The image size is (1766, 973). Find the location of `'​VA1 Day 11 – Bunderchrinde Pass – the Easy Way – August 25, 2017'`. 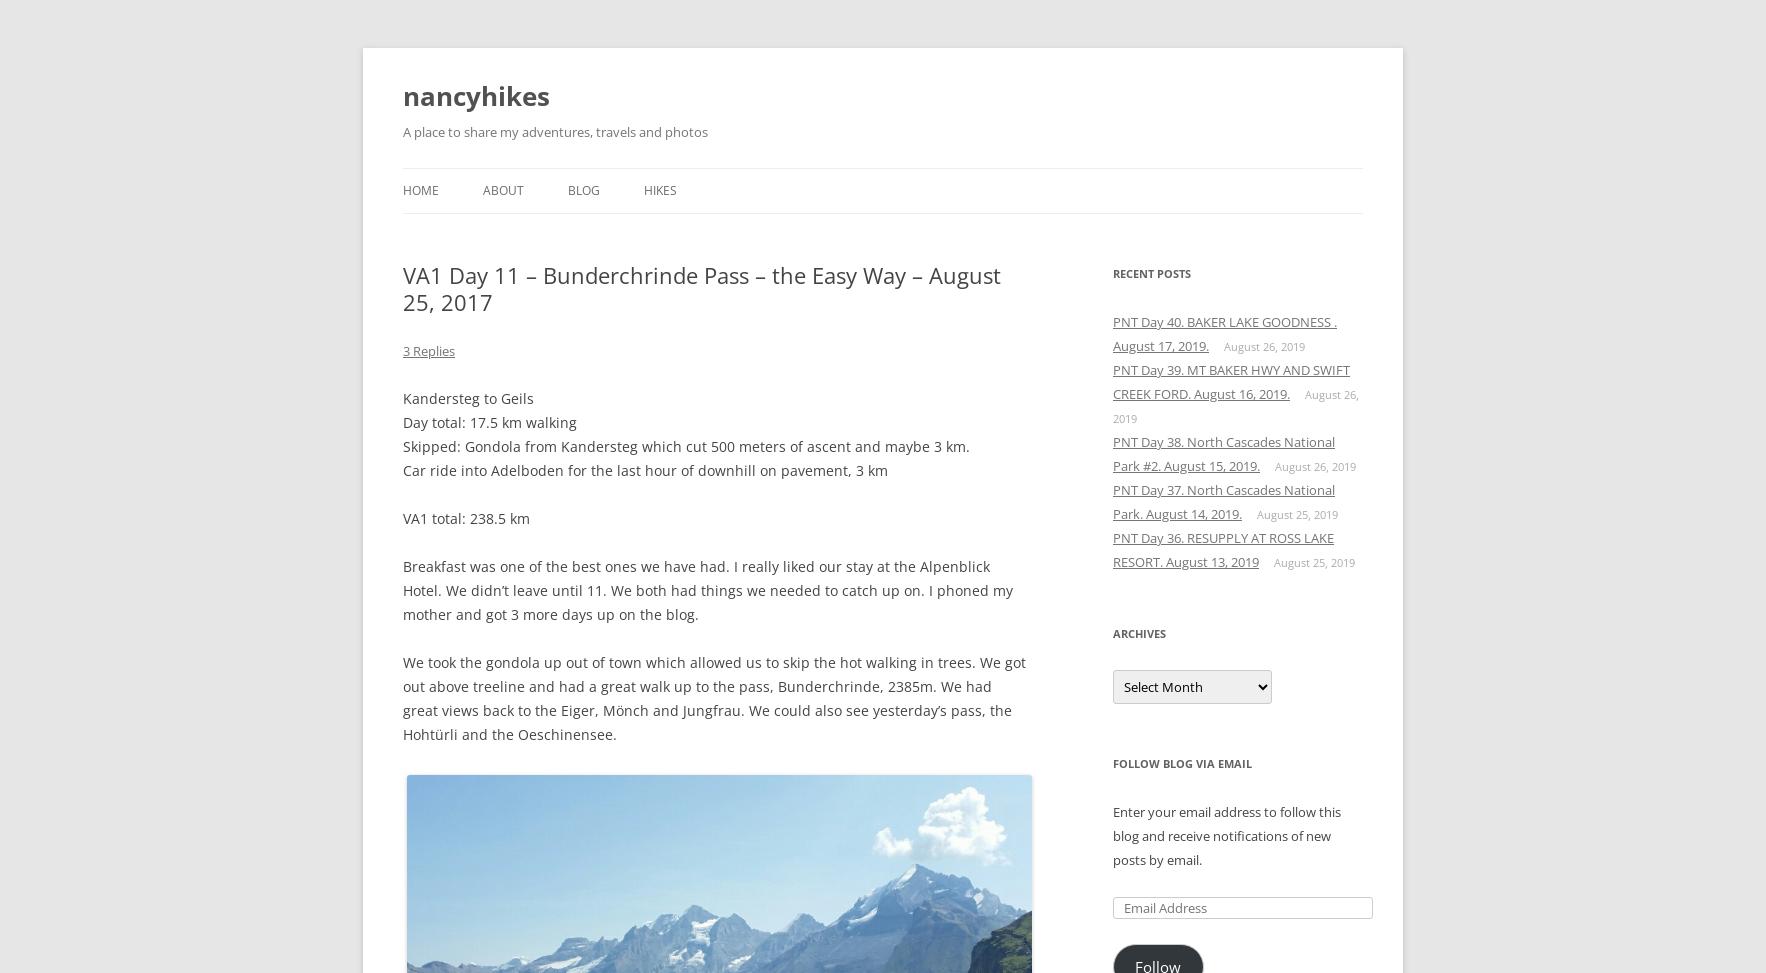

'​VA1 Day 11 – Bunderchrinde Pass – the Easy Way – August 25, 2017' is located at coordinates (701, 288).